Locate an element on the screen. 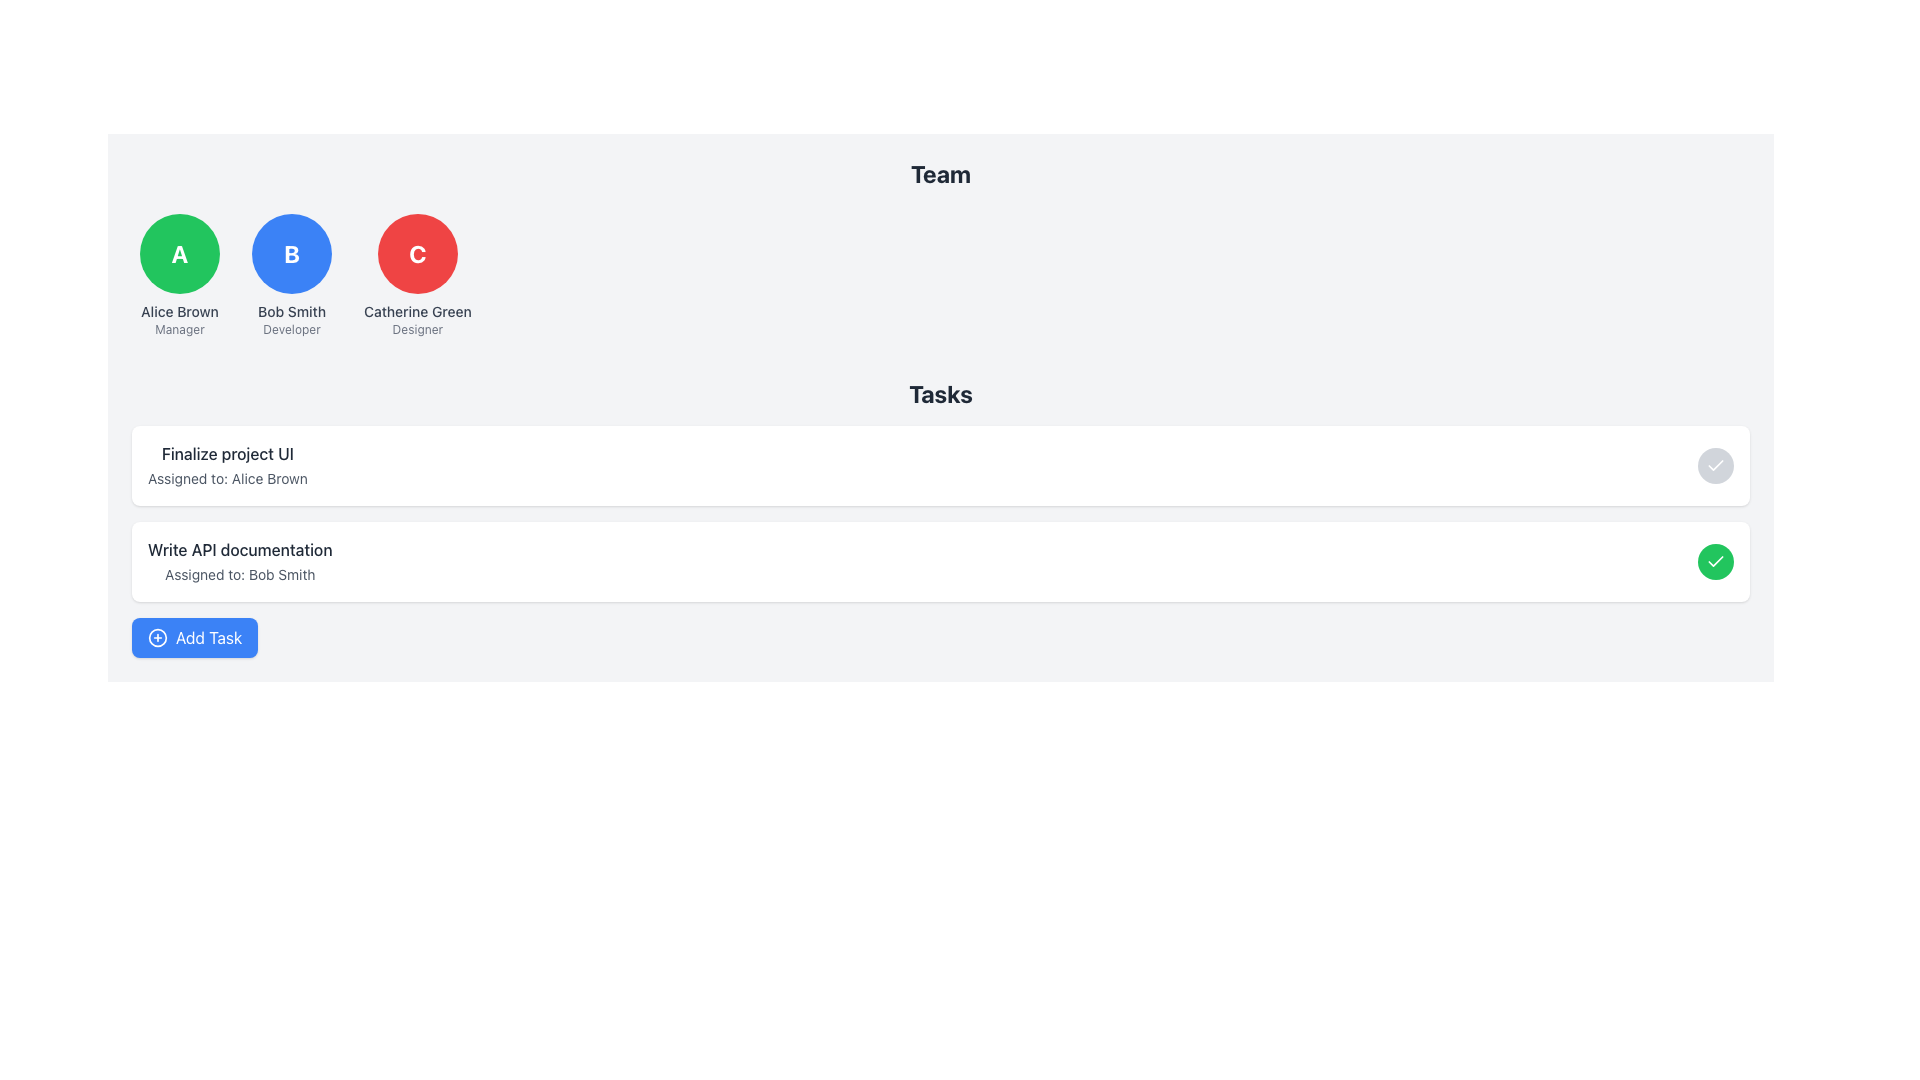 The image size is (1920, 1080). the Circular avatar icon representing Bob Smith, located in the 'Team' section above the 'Bob Smith' name label and 'Developer' role label is located at coordinates (291, 253).